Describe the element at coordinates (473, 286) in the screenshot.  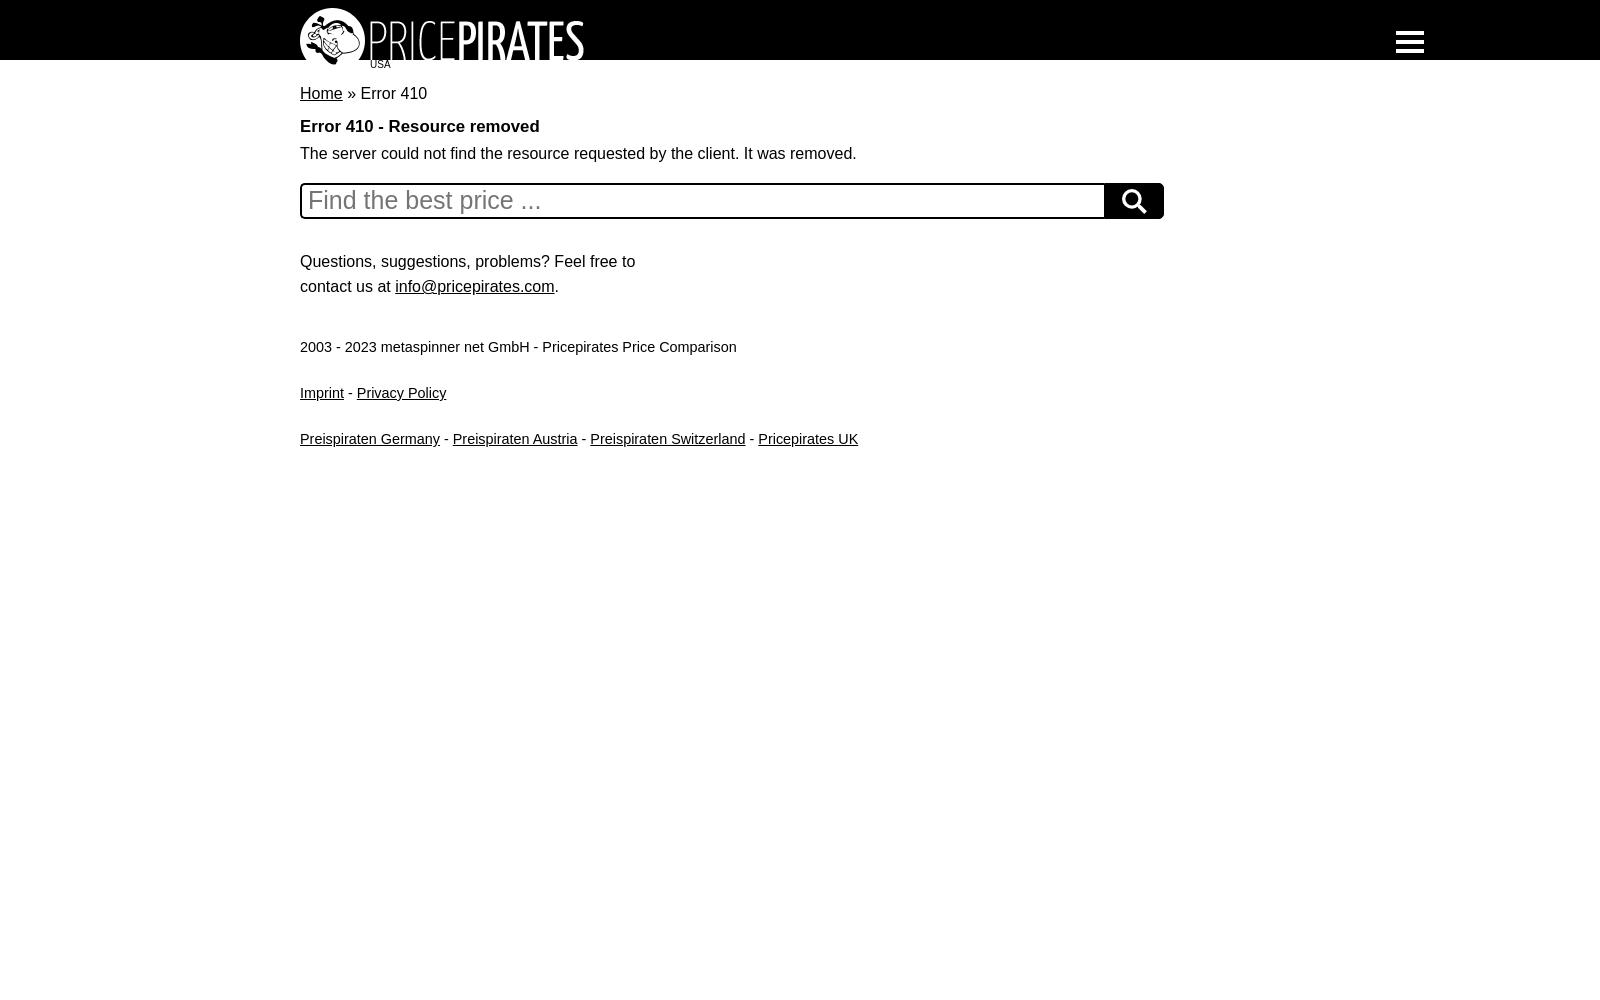
I see `'info@pricepirates.com'` at that location.